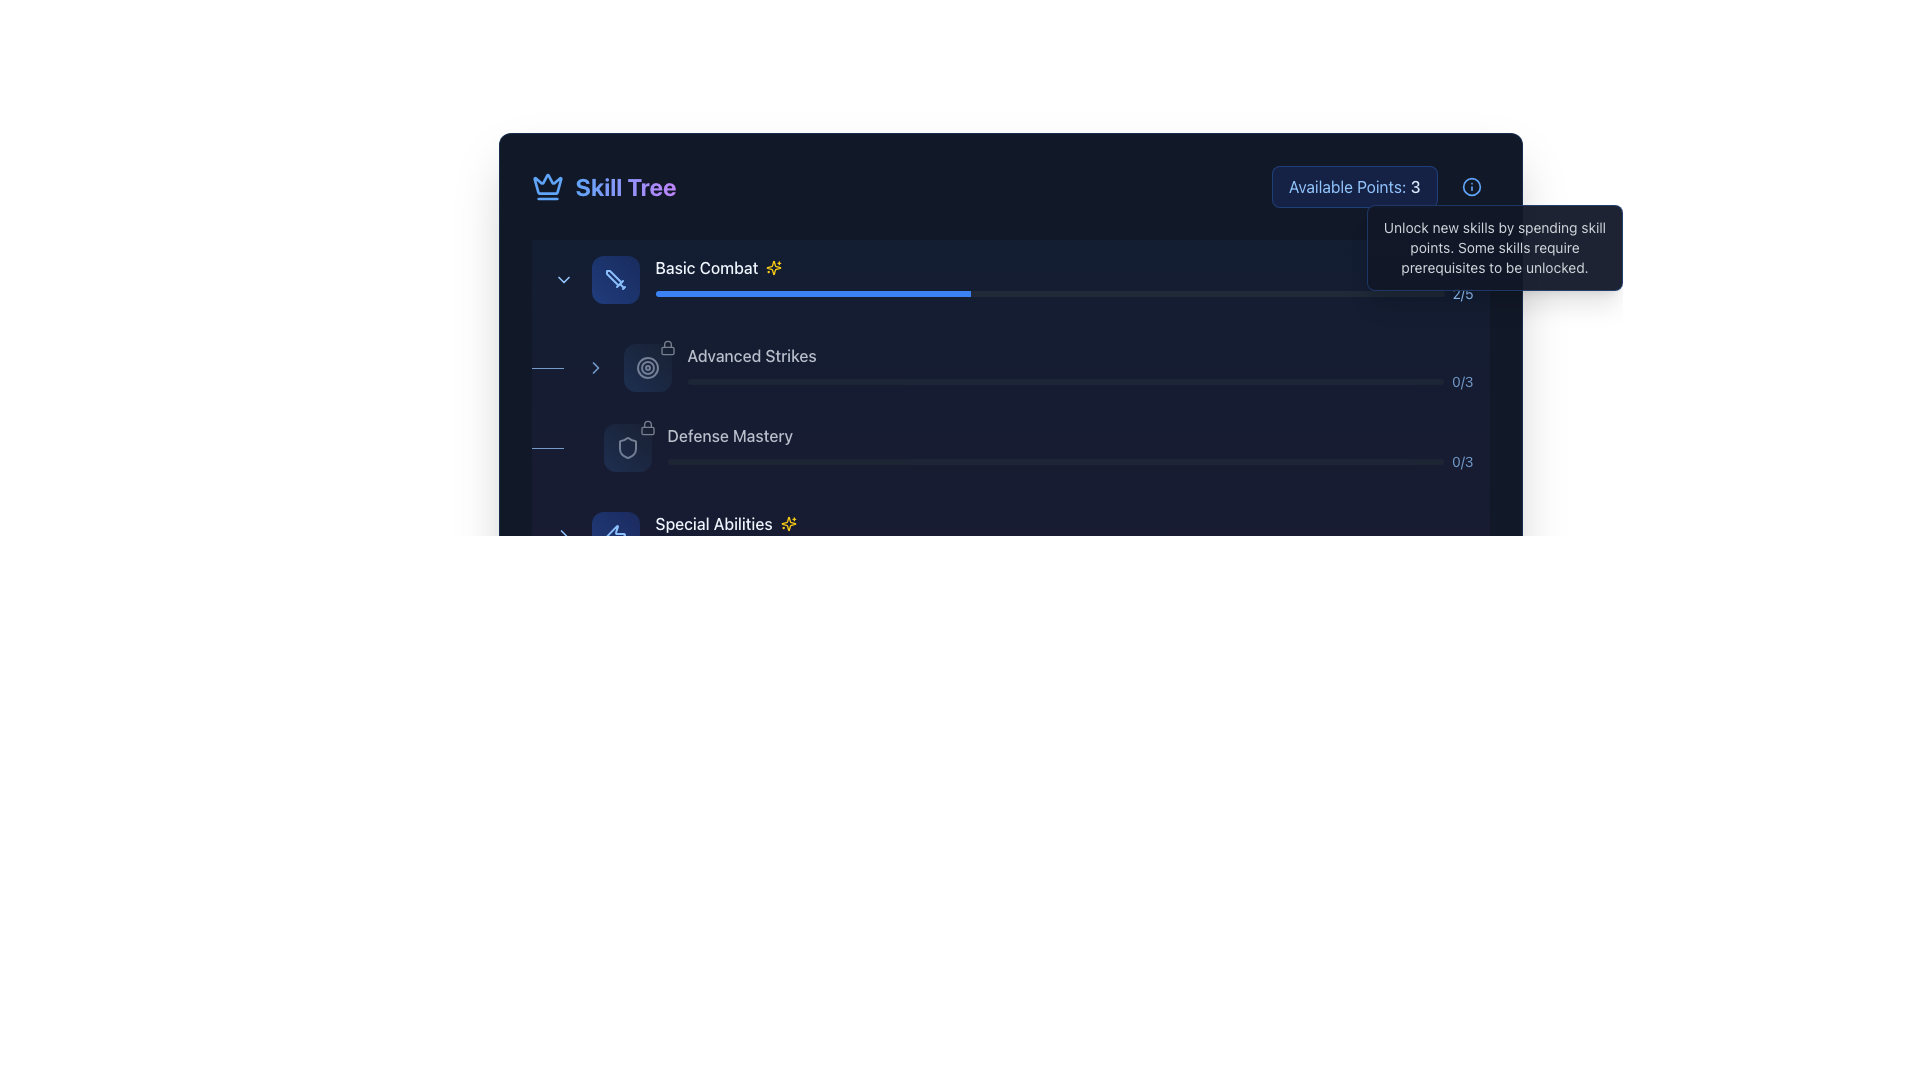 This screenshot has width=1920, height=1080. What do you see at coordinates (594, 367) in the screenshot?
I see `the toggle button with a chevron icon located to the immediate left of the 'Advanced Strikes' label in the skill tree interface` at bounding box center [594, 367].